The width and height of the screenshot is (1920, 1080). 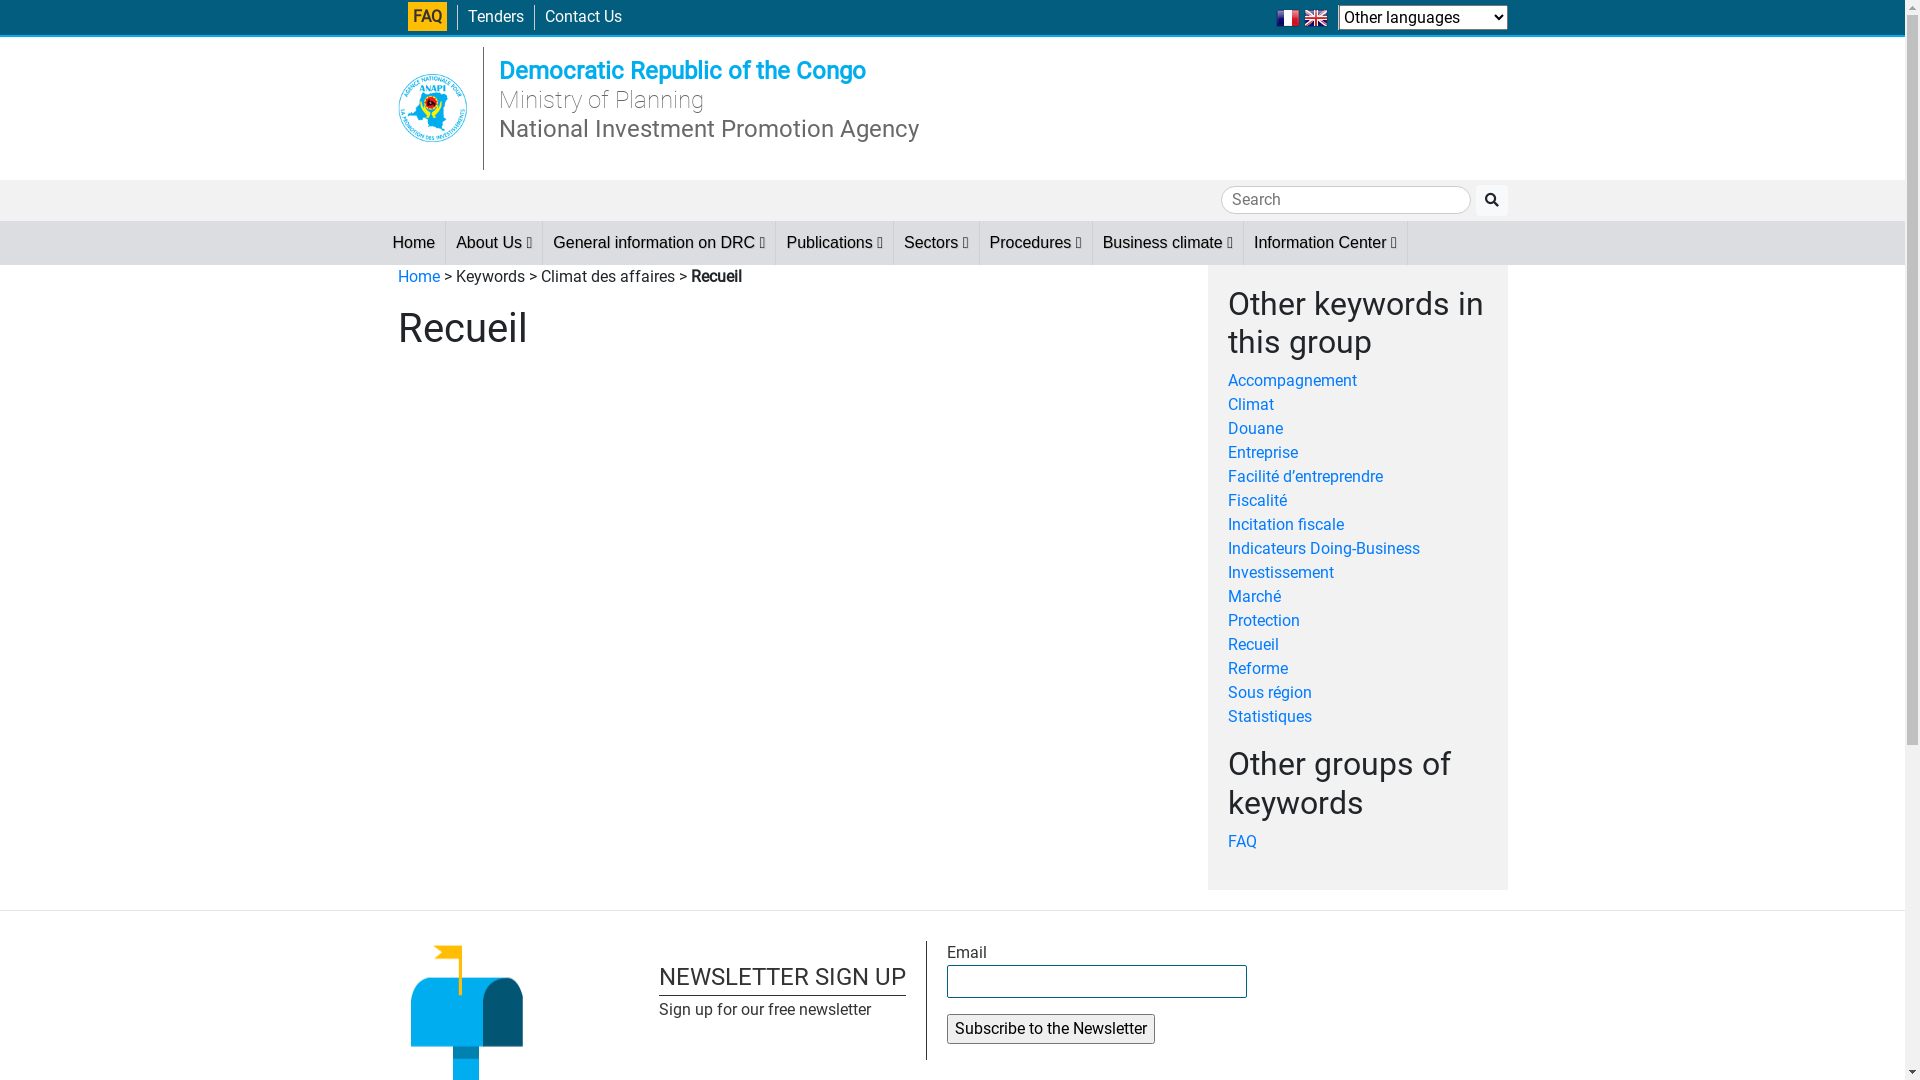 What do you see at coordinates (417, 276) in the screenshot?
I see `'Home'` at bounding box center [417, 276].